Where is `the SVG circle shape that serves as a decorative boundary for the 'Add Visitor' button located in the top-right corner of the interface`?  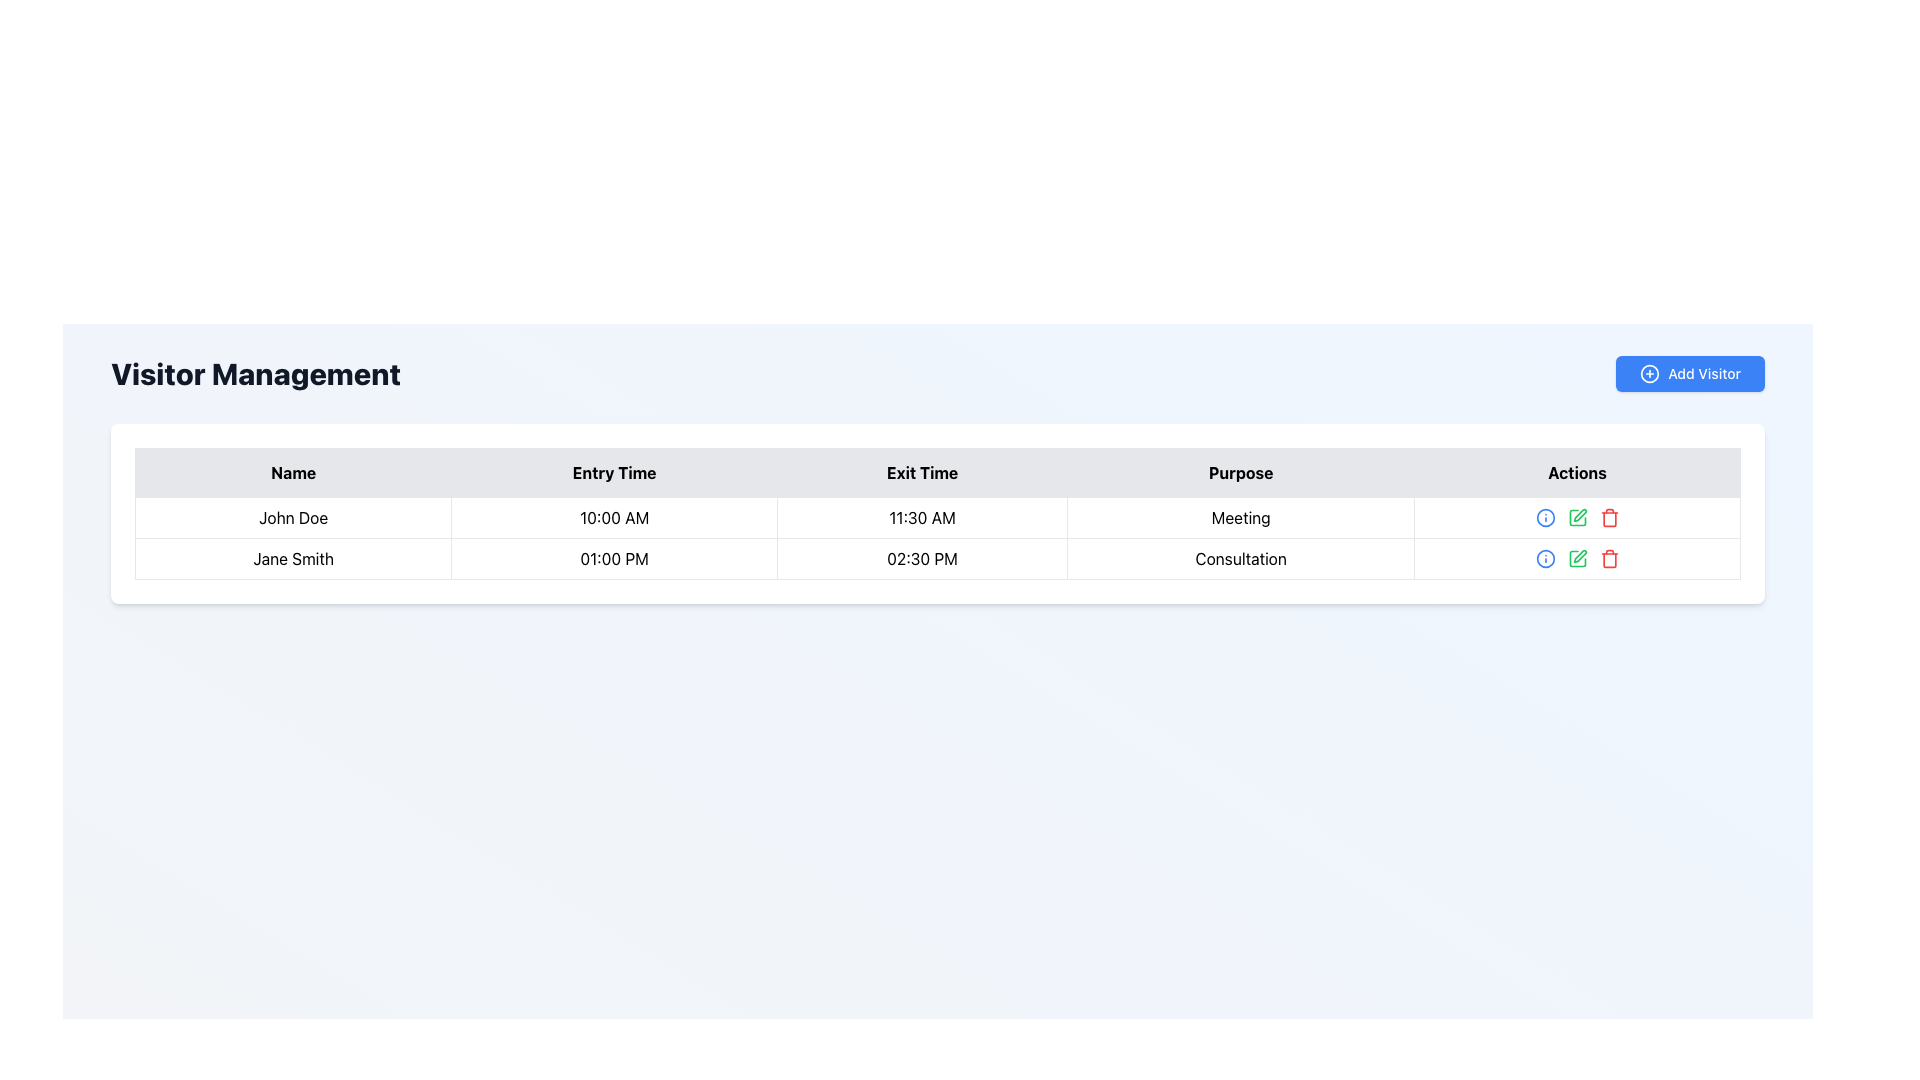 the SVG circle shape that serves as a decorative boundary for the 'Add Visitor' button located in the top-right corner of the interface is located at coordinates (1650, 374).